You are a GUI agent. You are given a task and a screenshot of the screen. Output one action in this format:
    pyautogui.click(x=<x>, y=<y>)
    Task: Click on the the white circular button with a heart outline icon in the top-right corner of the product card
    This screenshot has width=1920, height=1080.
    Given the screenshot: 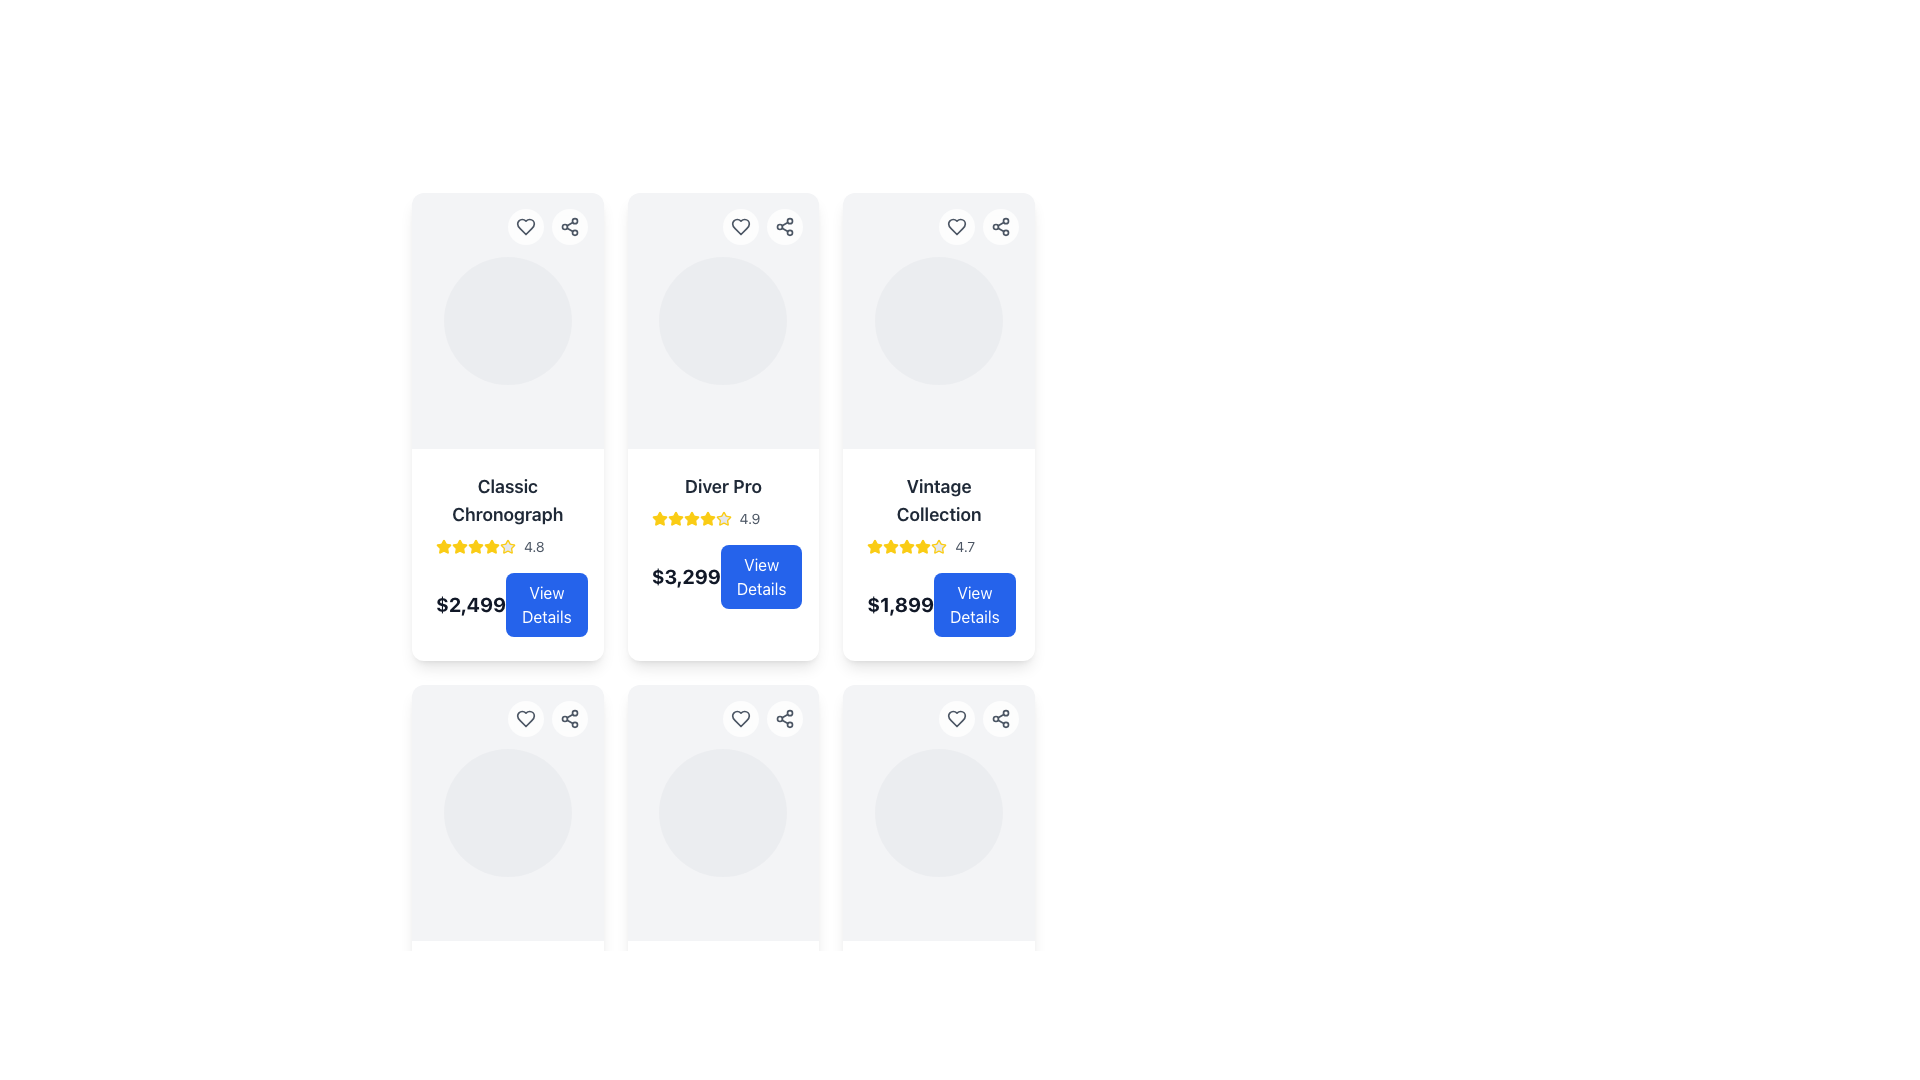 What is the action you would take?
    pyautogui.click(x=955, y=717)
    